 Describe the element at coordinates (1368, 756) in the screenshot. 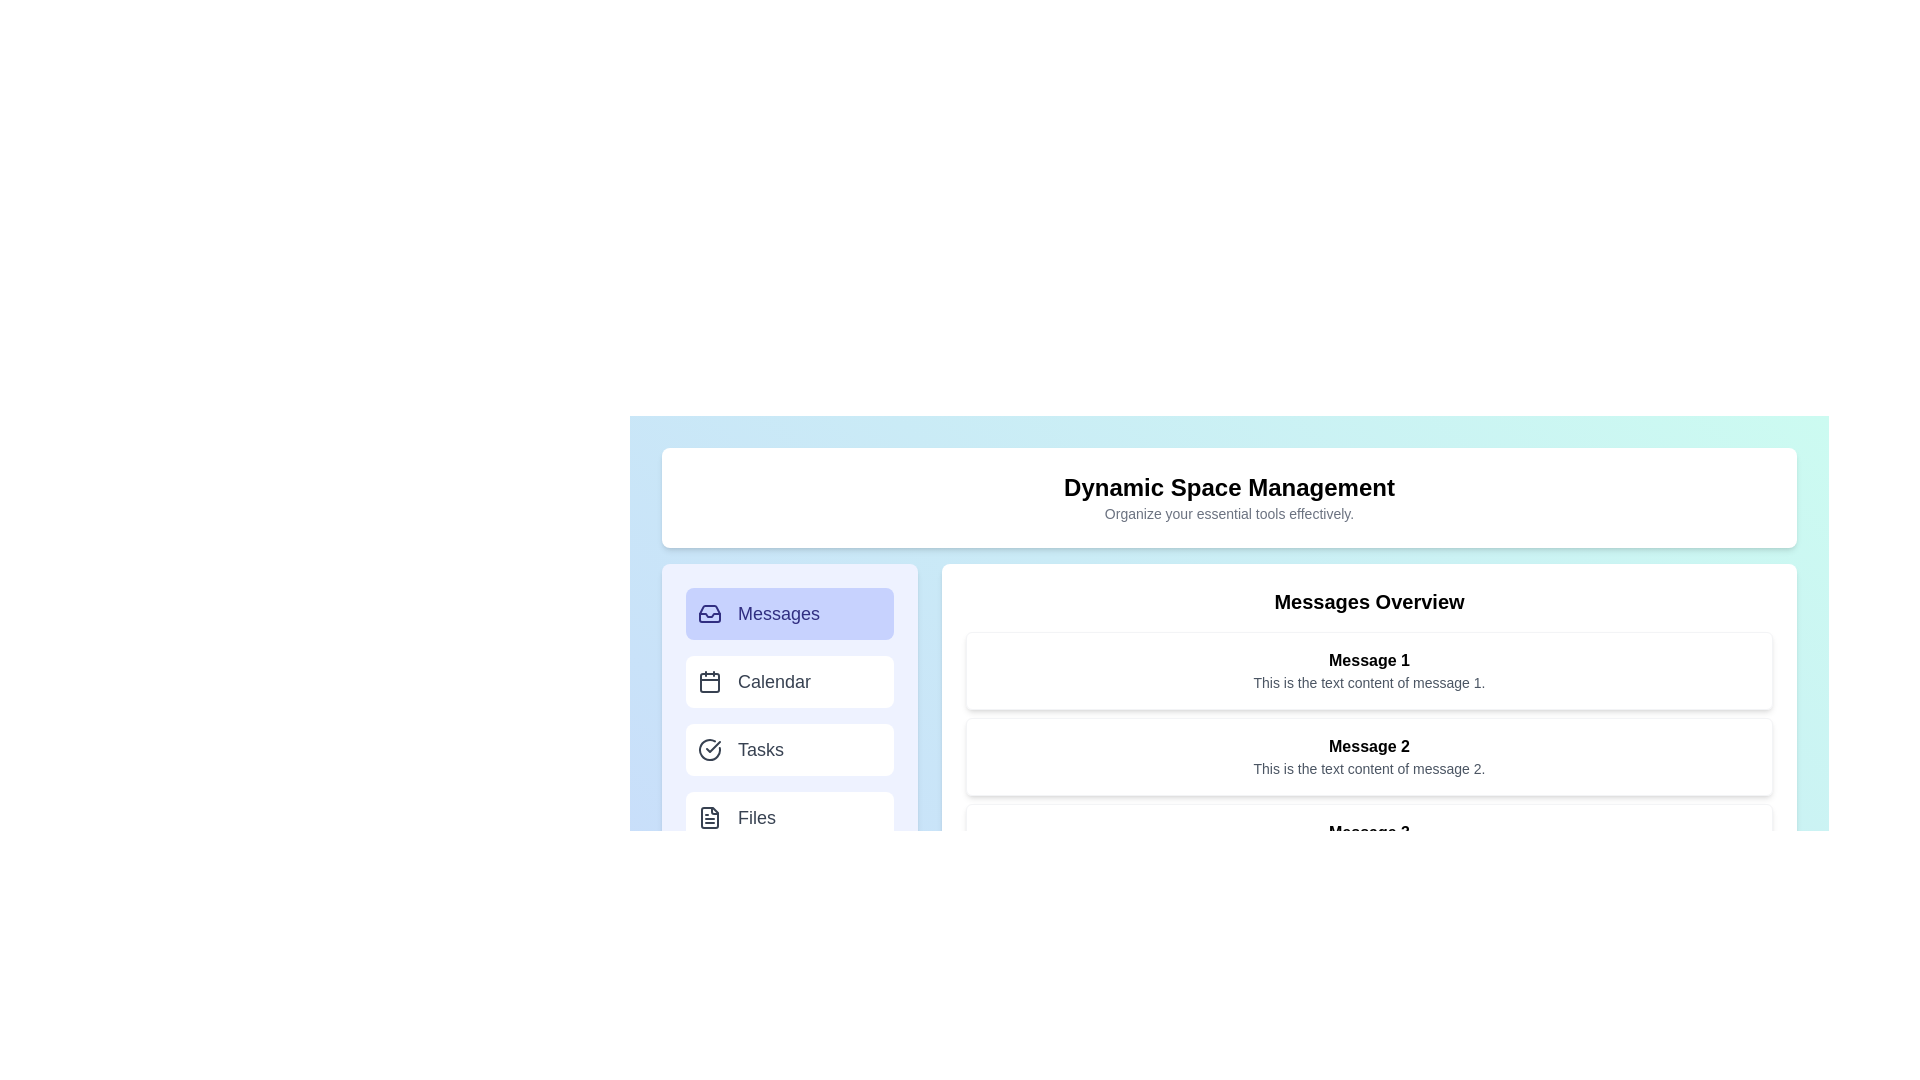

I see `the Text block displaying 'Message 2'` at that location.